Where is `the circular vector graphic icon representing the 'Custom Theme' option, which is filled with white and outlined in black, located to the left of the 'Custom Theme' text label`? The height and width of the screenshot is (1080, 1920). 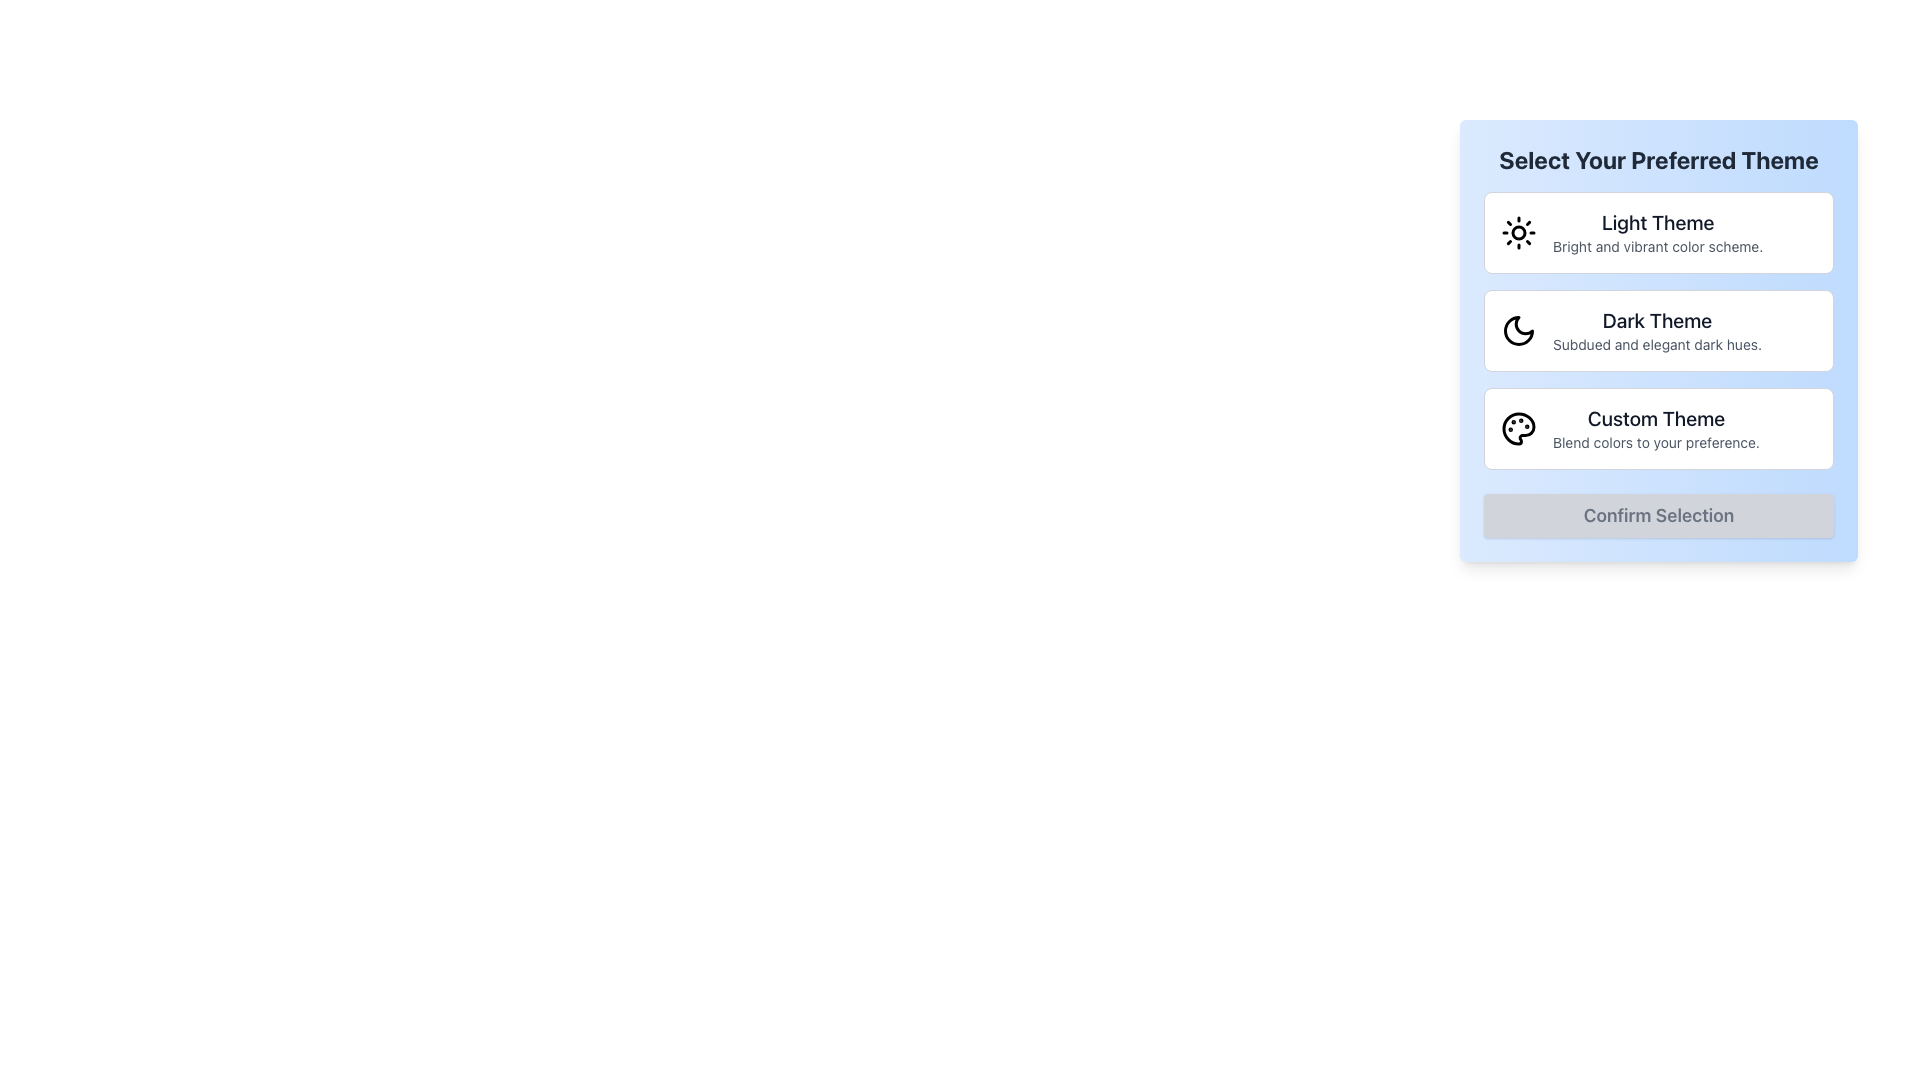 the circular vector graphic icon representing the 'Custom Theme' option, which is filled with white and outlined in black, located to the left of the 'Custom Theme' text label is located at coordinates (1518, 427).